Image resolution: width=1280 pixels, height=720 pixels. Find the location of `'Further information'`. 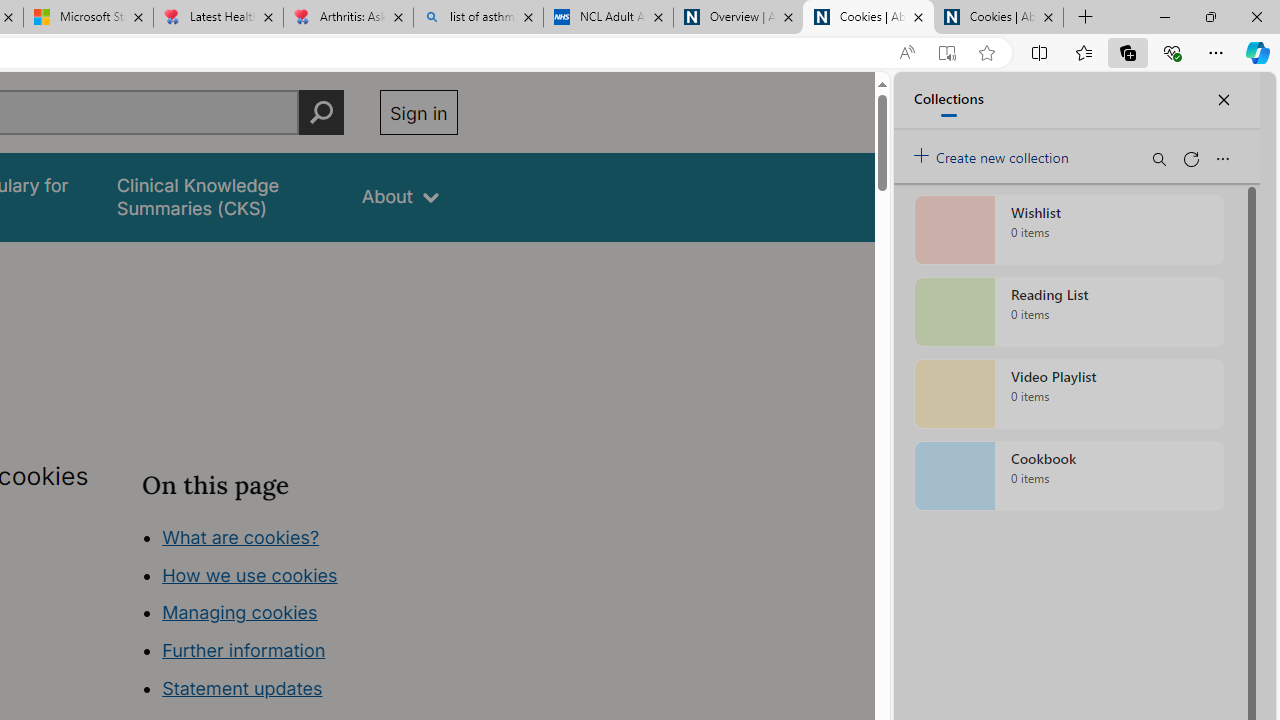

'Further information' is located at coordinates (243, 650).